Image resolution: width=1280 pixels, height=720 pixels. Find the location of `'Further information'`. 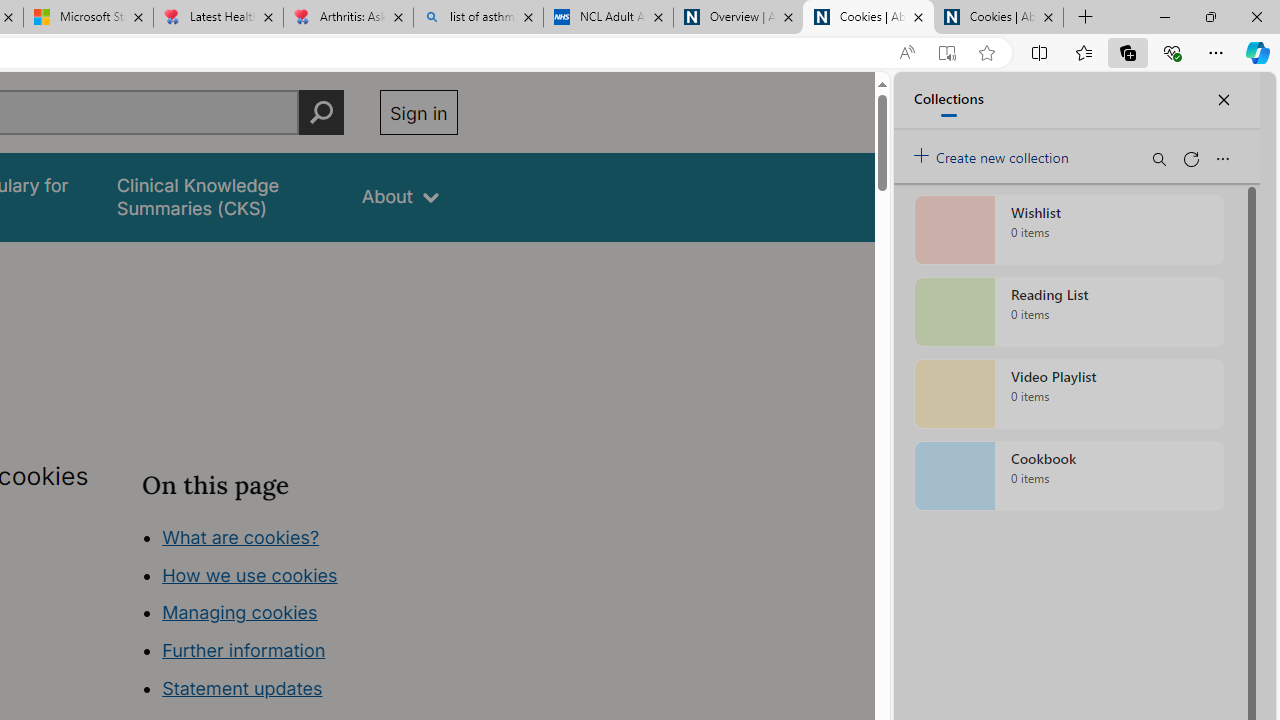

'Further information' is located at coordinates (243, 650).